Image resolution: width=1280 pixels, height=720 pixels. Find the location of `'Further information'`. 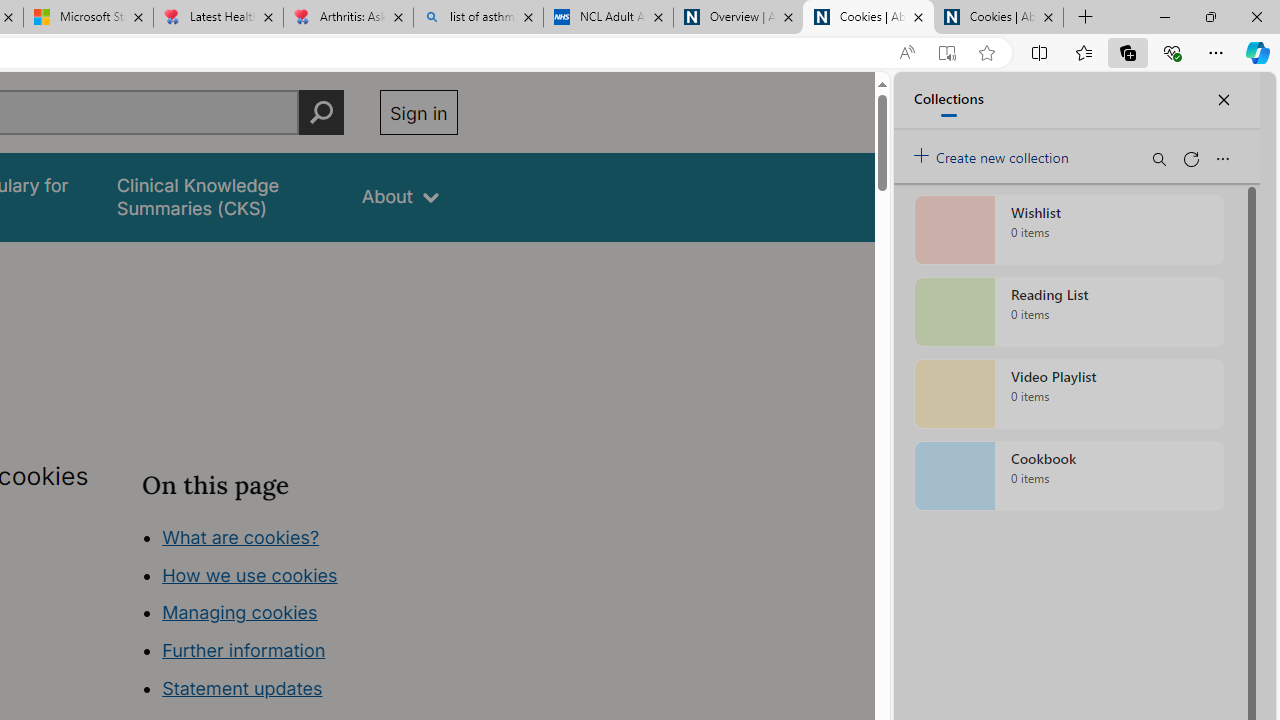

'Further information' is located at coordinates (243, 650).